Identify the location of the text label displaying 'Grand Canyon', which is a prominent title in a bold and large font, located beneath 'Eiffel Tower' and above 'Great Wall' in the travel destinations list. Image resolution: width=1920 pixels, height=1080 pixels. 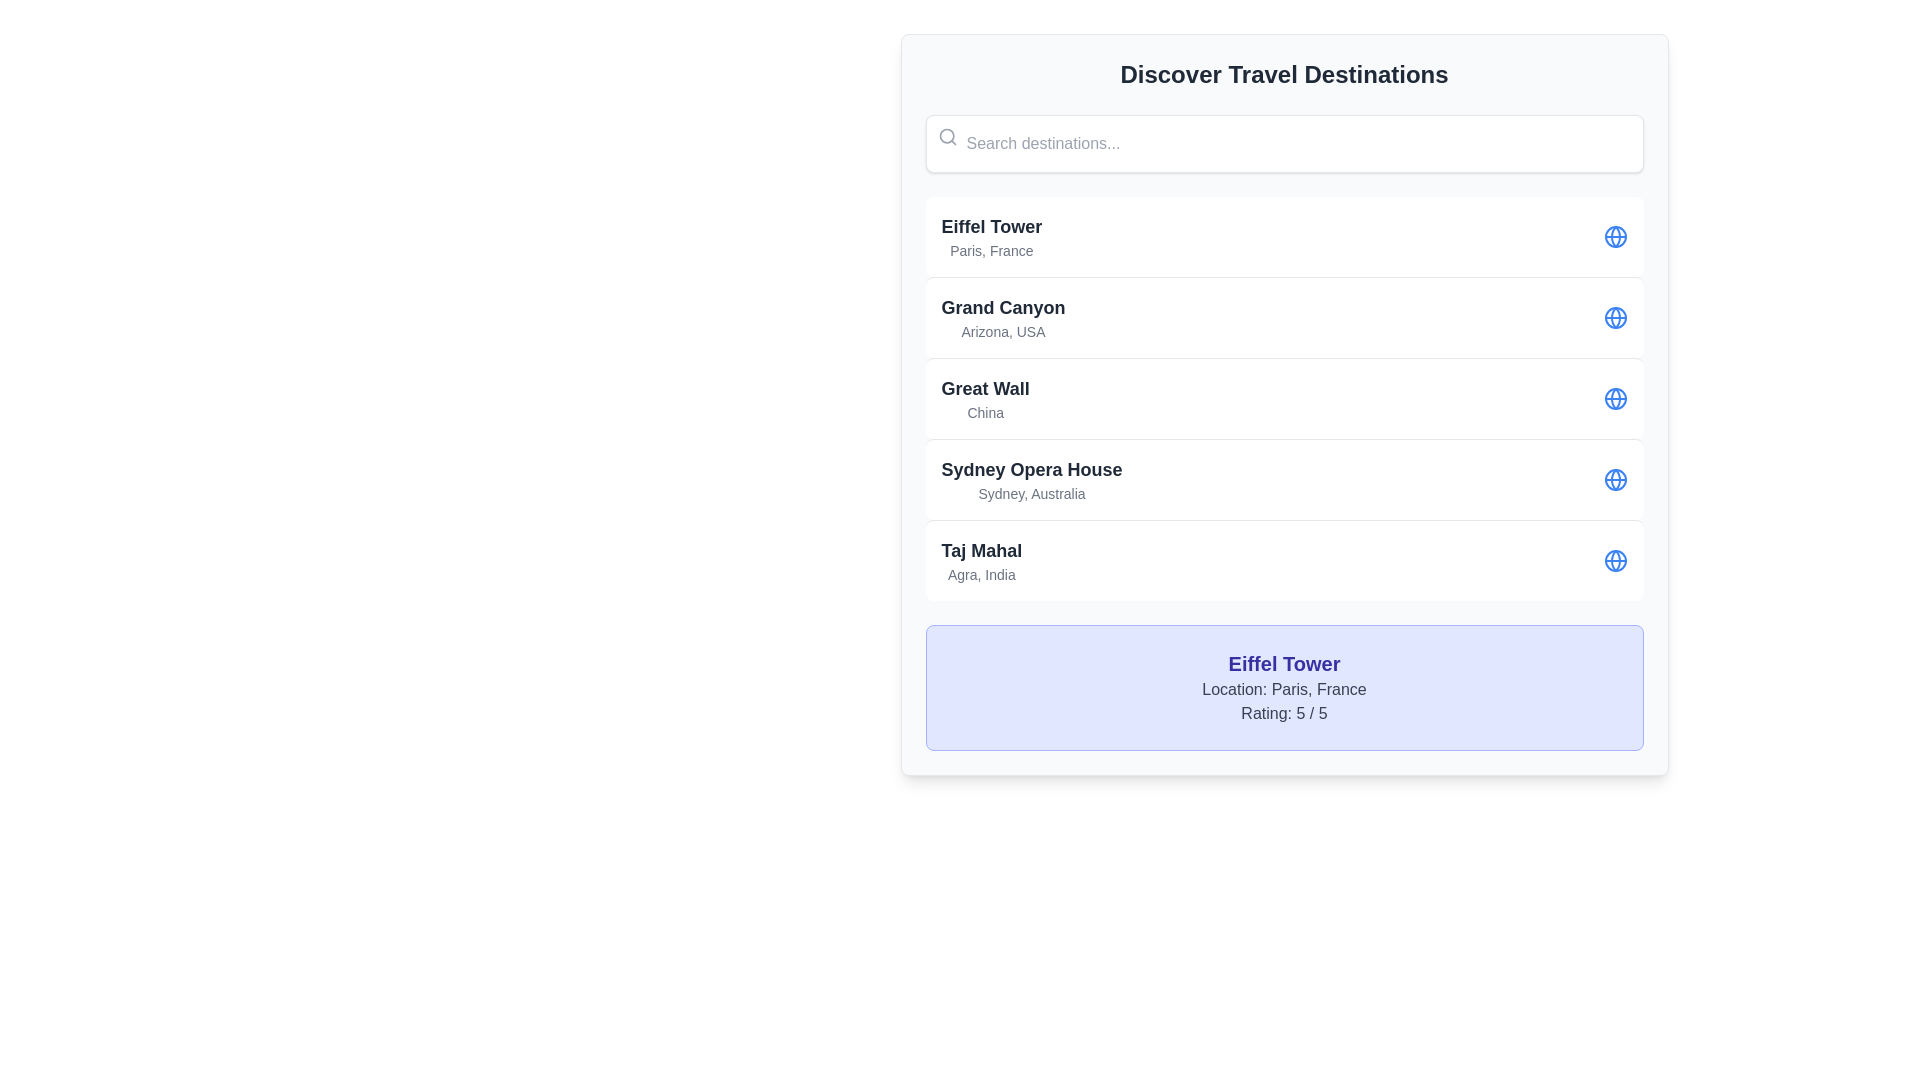
(1003, 308).